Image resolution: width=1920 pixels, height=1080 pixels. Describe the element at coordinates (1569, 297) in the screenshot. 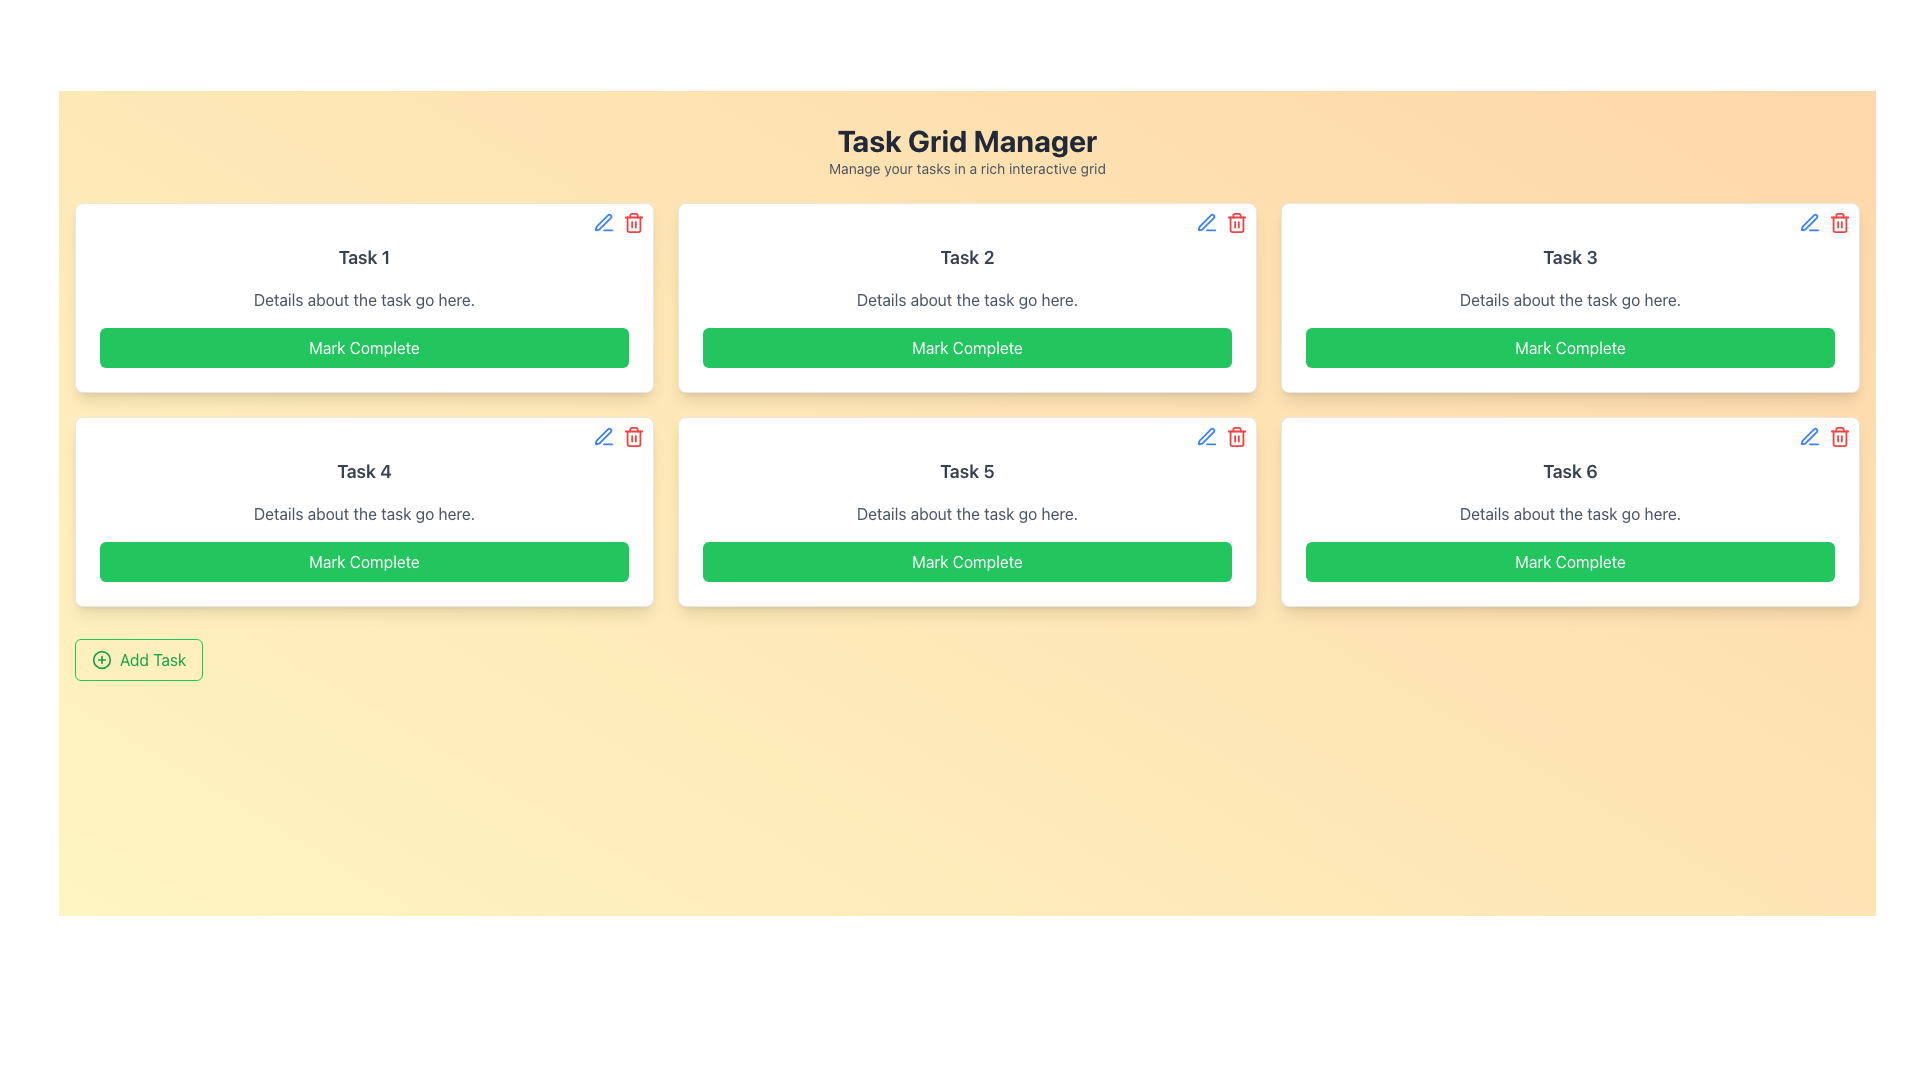

I see `the task card representing 'Task 3' located in the top-right corner of the 2x3 grid layout` at that location.